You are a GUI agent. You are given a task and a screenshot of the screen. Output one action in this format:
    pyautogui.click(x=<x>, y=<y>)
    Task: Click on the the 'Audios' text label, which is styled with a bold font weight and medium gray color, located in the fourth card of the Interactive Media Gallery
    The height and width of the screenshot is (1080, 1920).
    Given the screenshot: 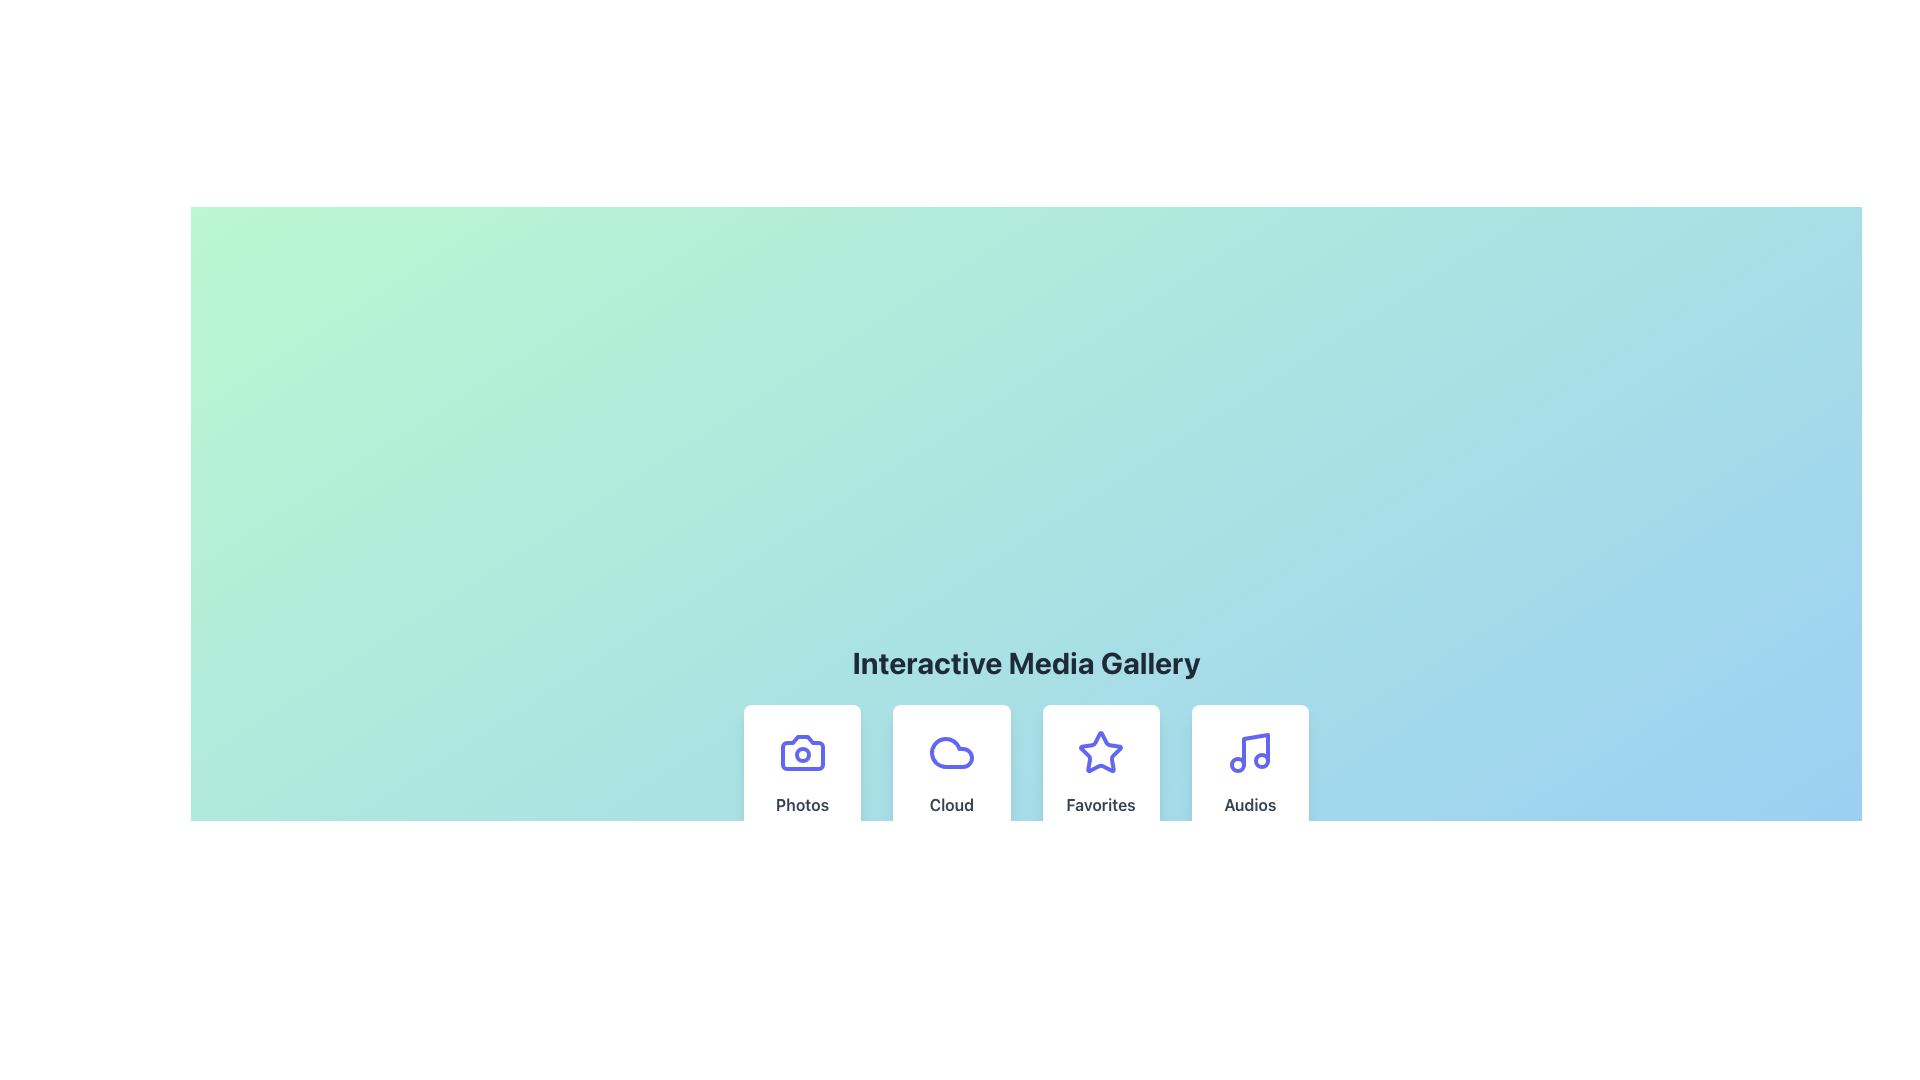 What is the action you would take?
    pyautogui.click(x=1249, y=804)
    